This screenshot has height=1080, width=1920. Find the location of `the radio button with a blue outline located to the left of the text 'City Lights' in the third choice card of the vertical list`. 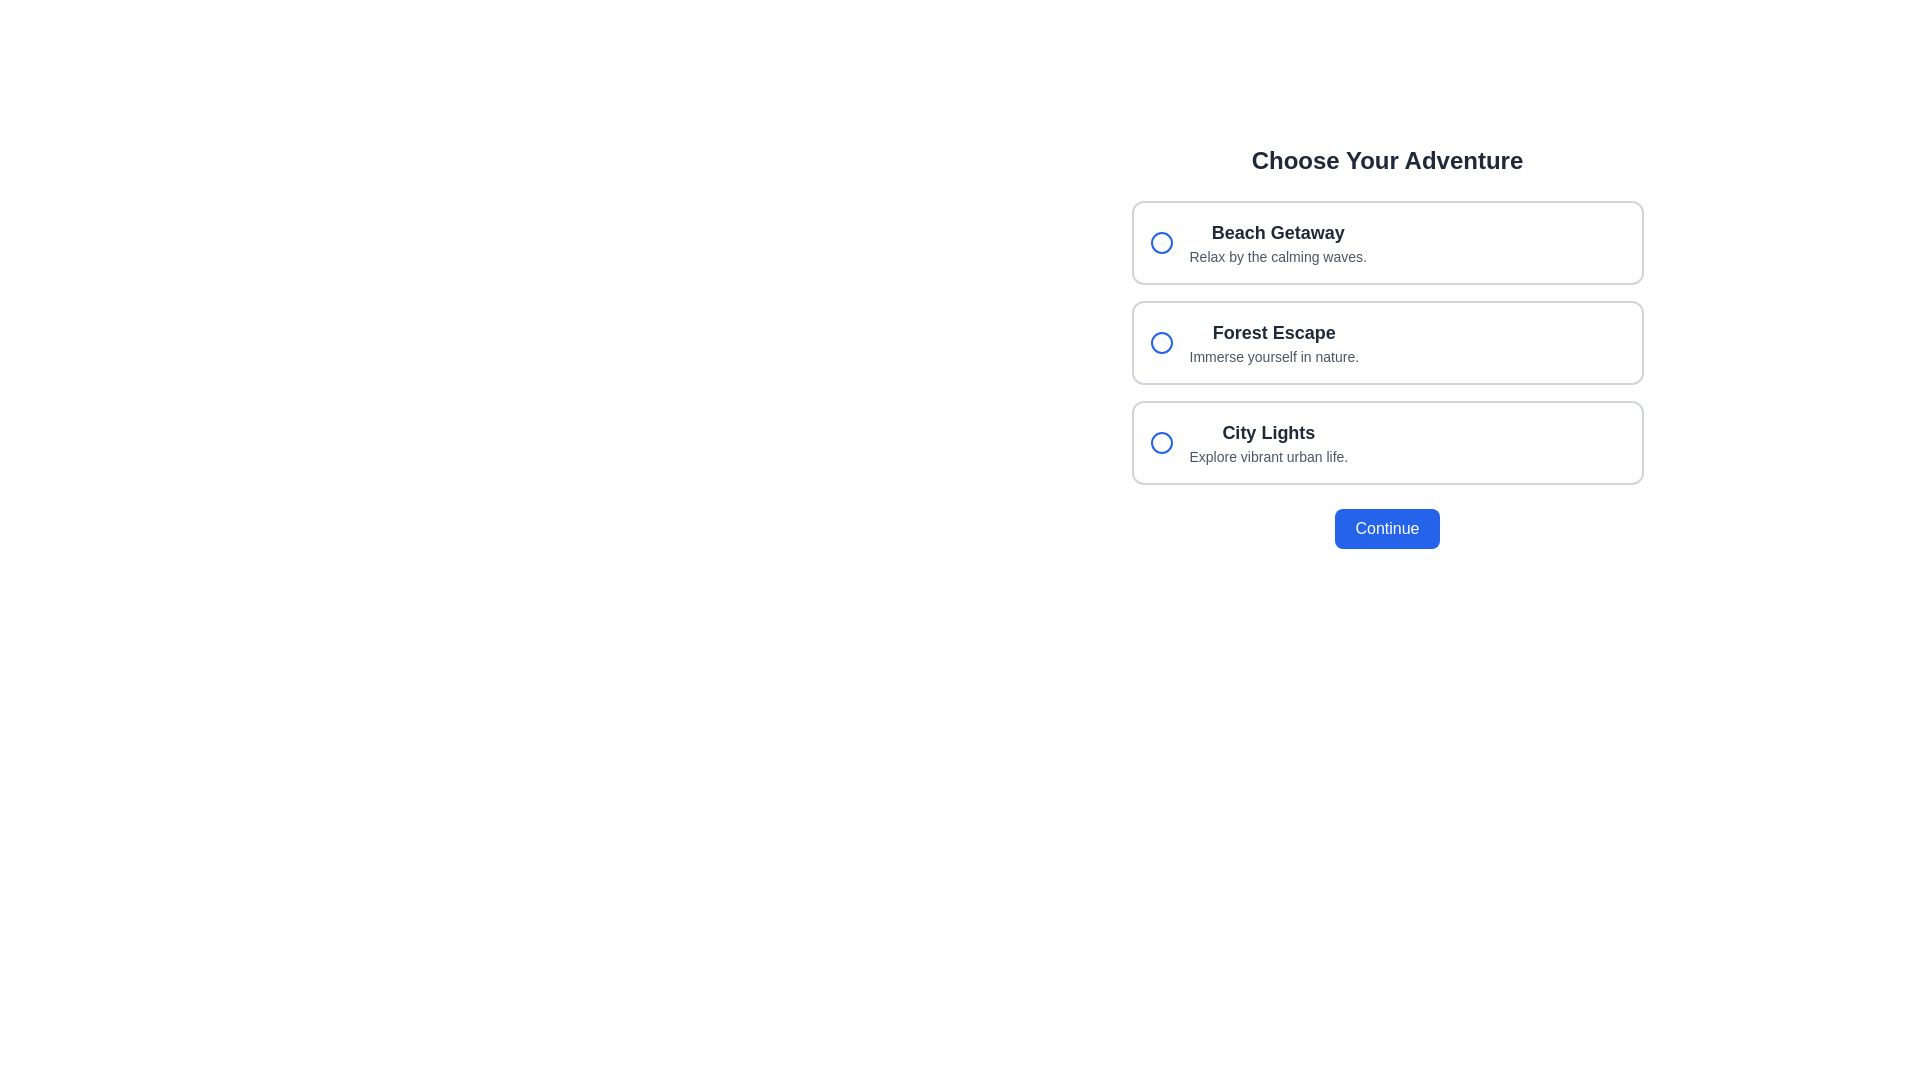

the radio button with a blue outline located to the left of the text 'City Lights' in the third choice card of the vertical list is located at coordinates (1161, 442).